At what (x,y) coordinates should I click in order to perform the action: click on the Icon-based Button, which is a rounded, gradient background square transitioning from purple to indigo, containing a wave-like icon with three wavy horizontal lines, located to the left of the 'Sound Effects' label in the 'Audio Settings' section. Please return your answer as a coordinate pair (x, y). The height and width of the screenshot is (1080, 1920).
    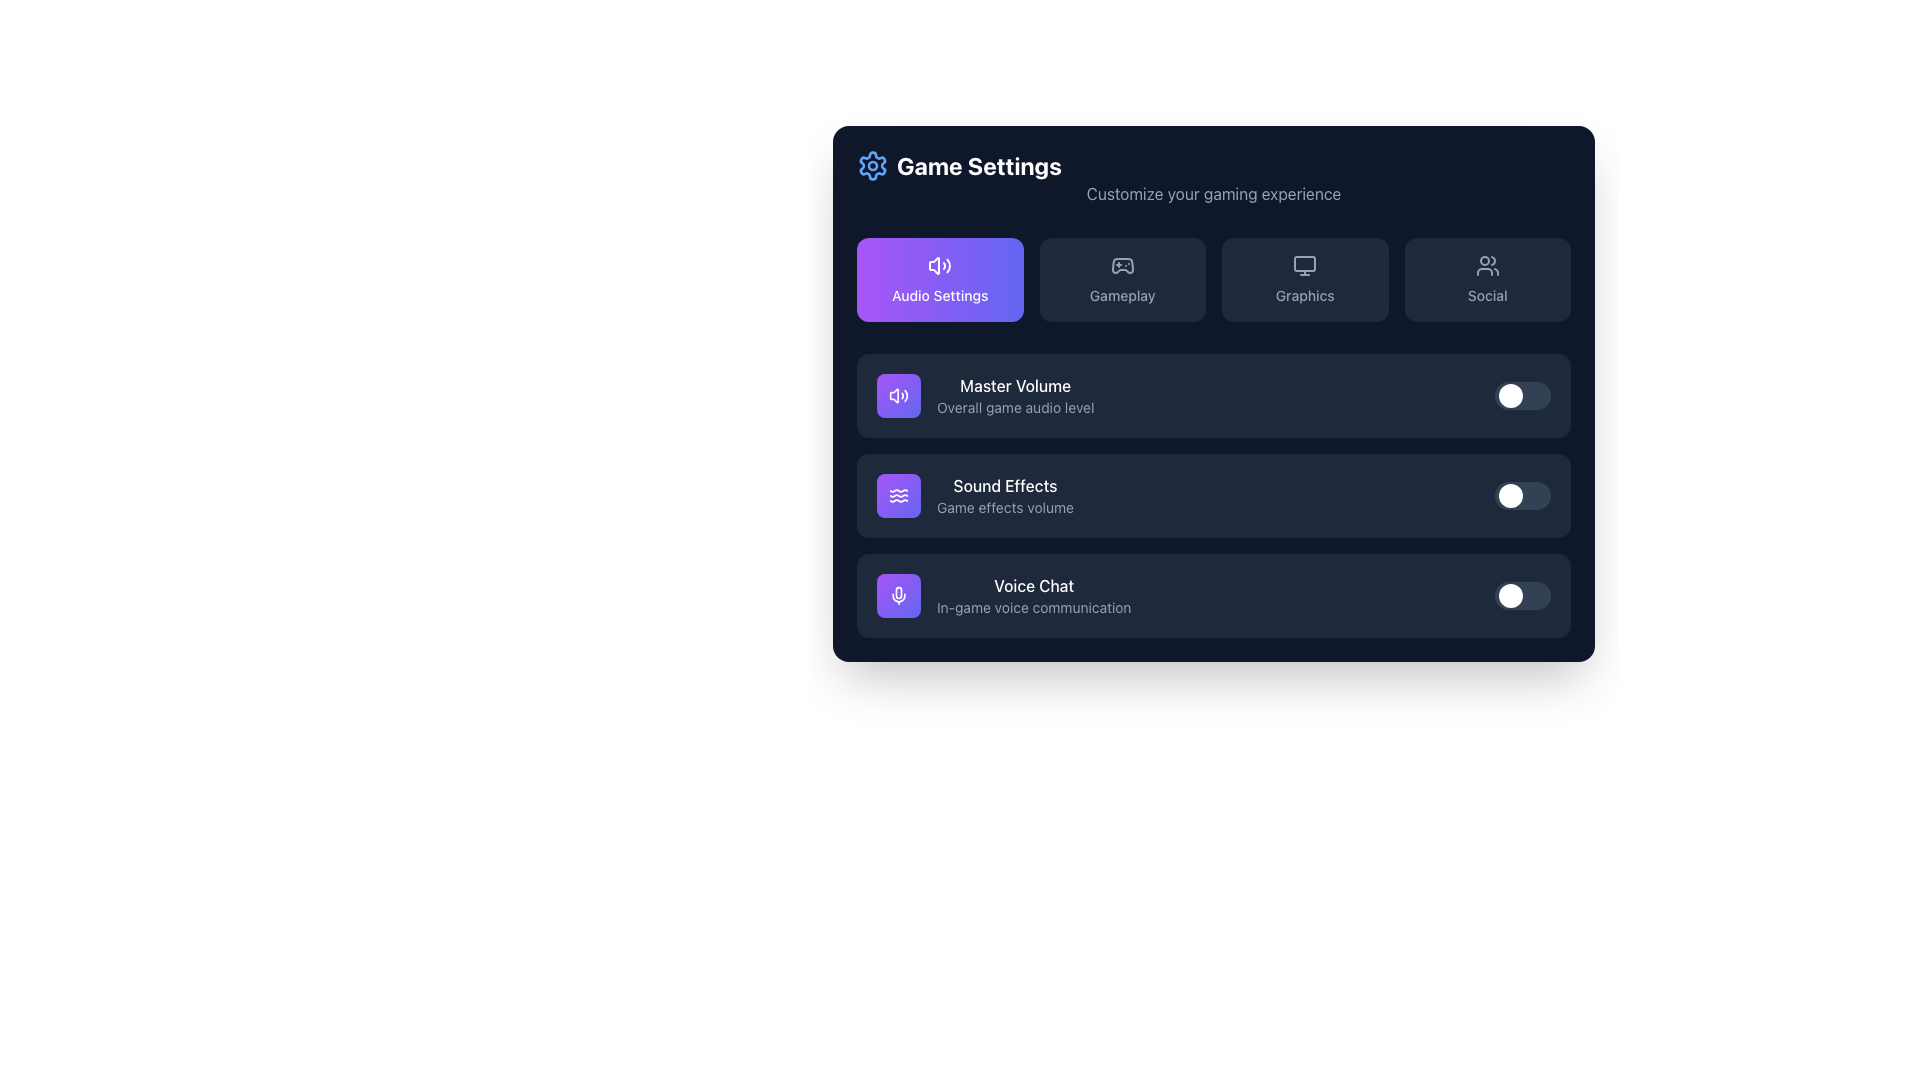
    Looking at the image, I should click on (897, 495).